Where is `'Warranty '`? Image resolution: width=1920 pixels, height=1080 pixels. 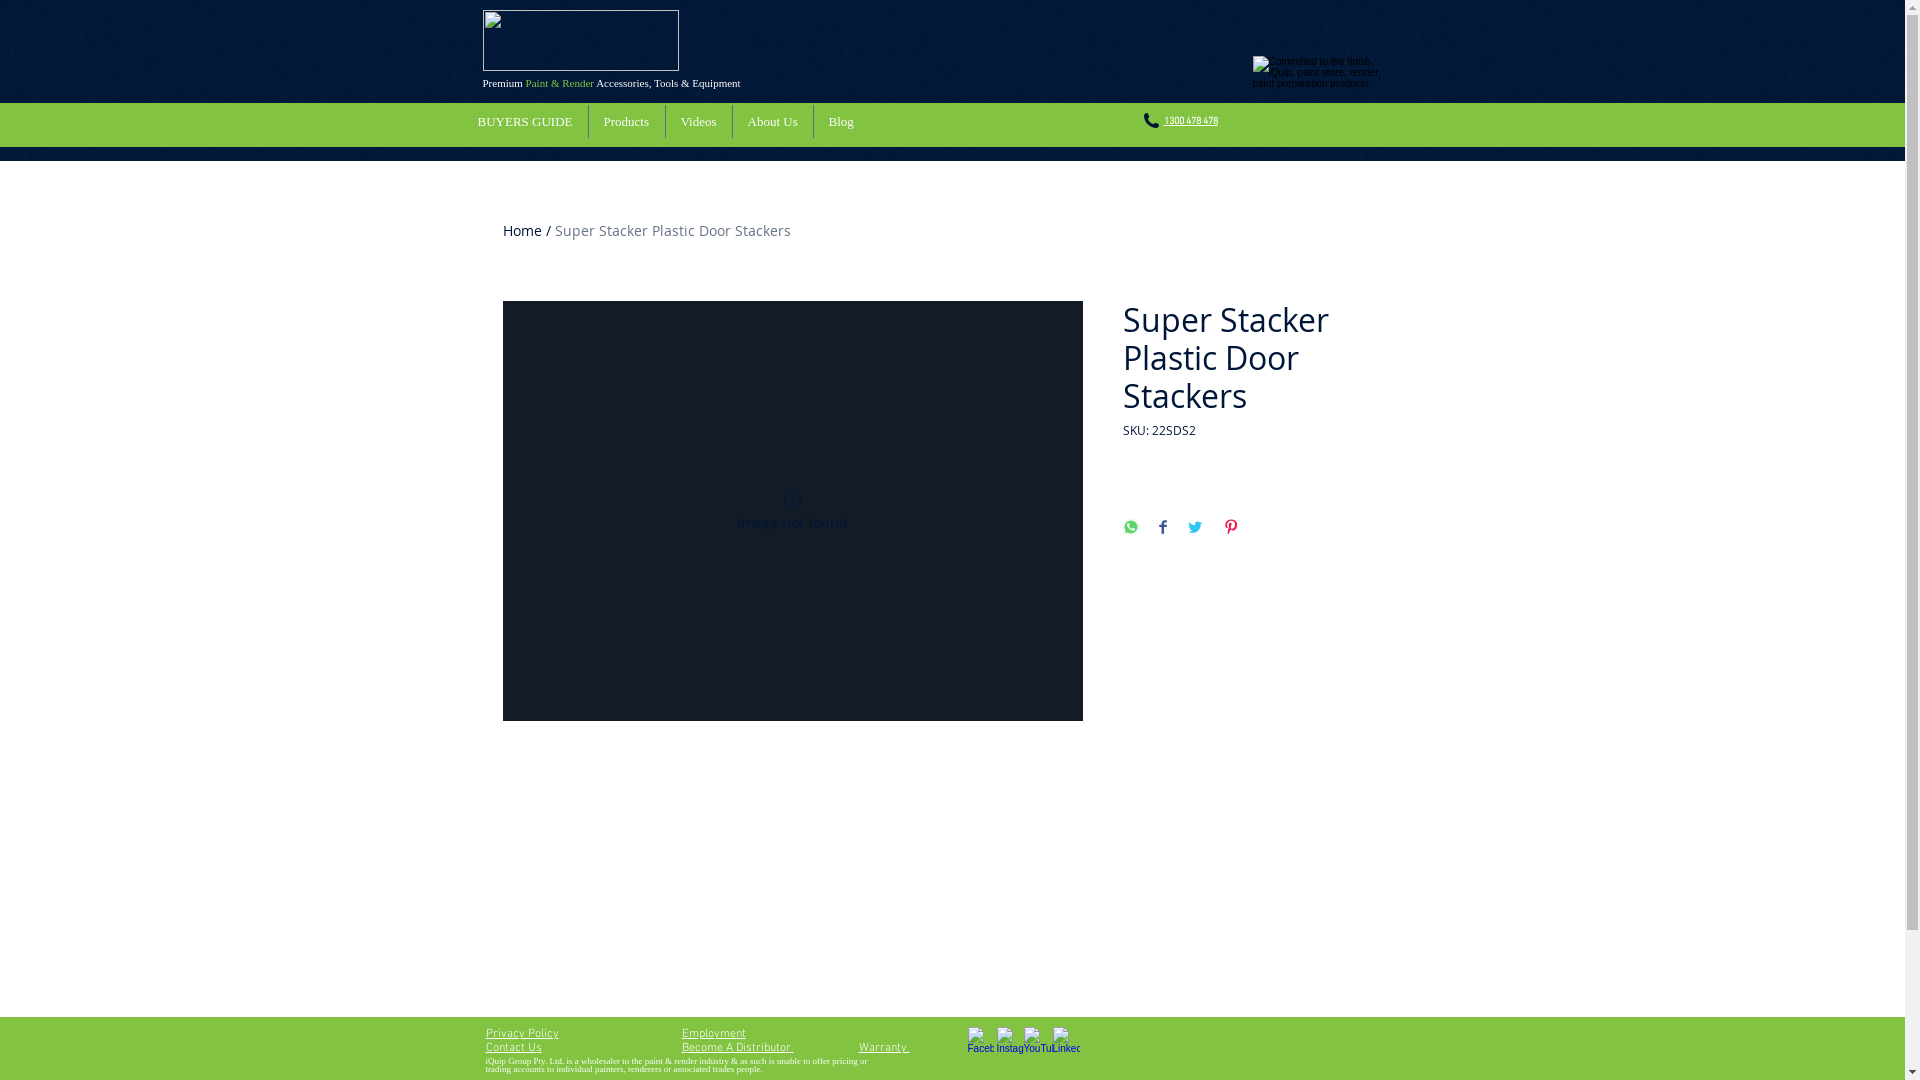 'Warranty ' is located at coordinates (882, 1047).